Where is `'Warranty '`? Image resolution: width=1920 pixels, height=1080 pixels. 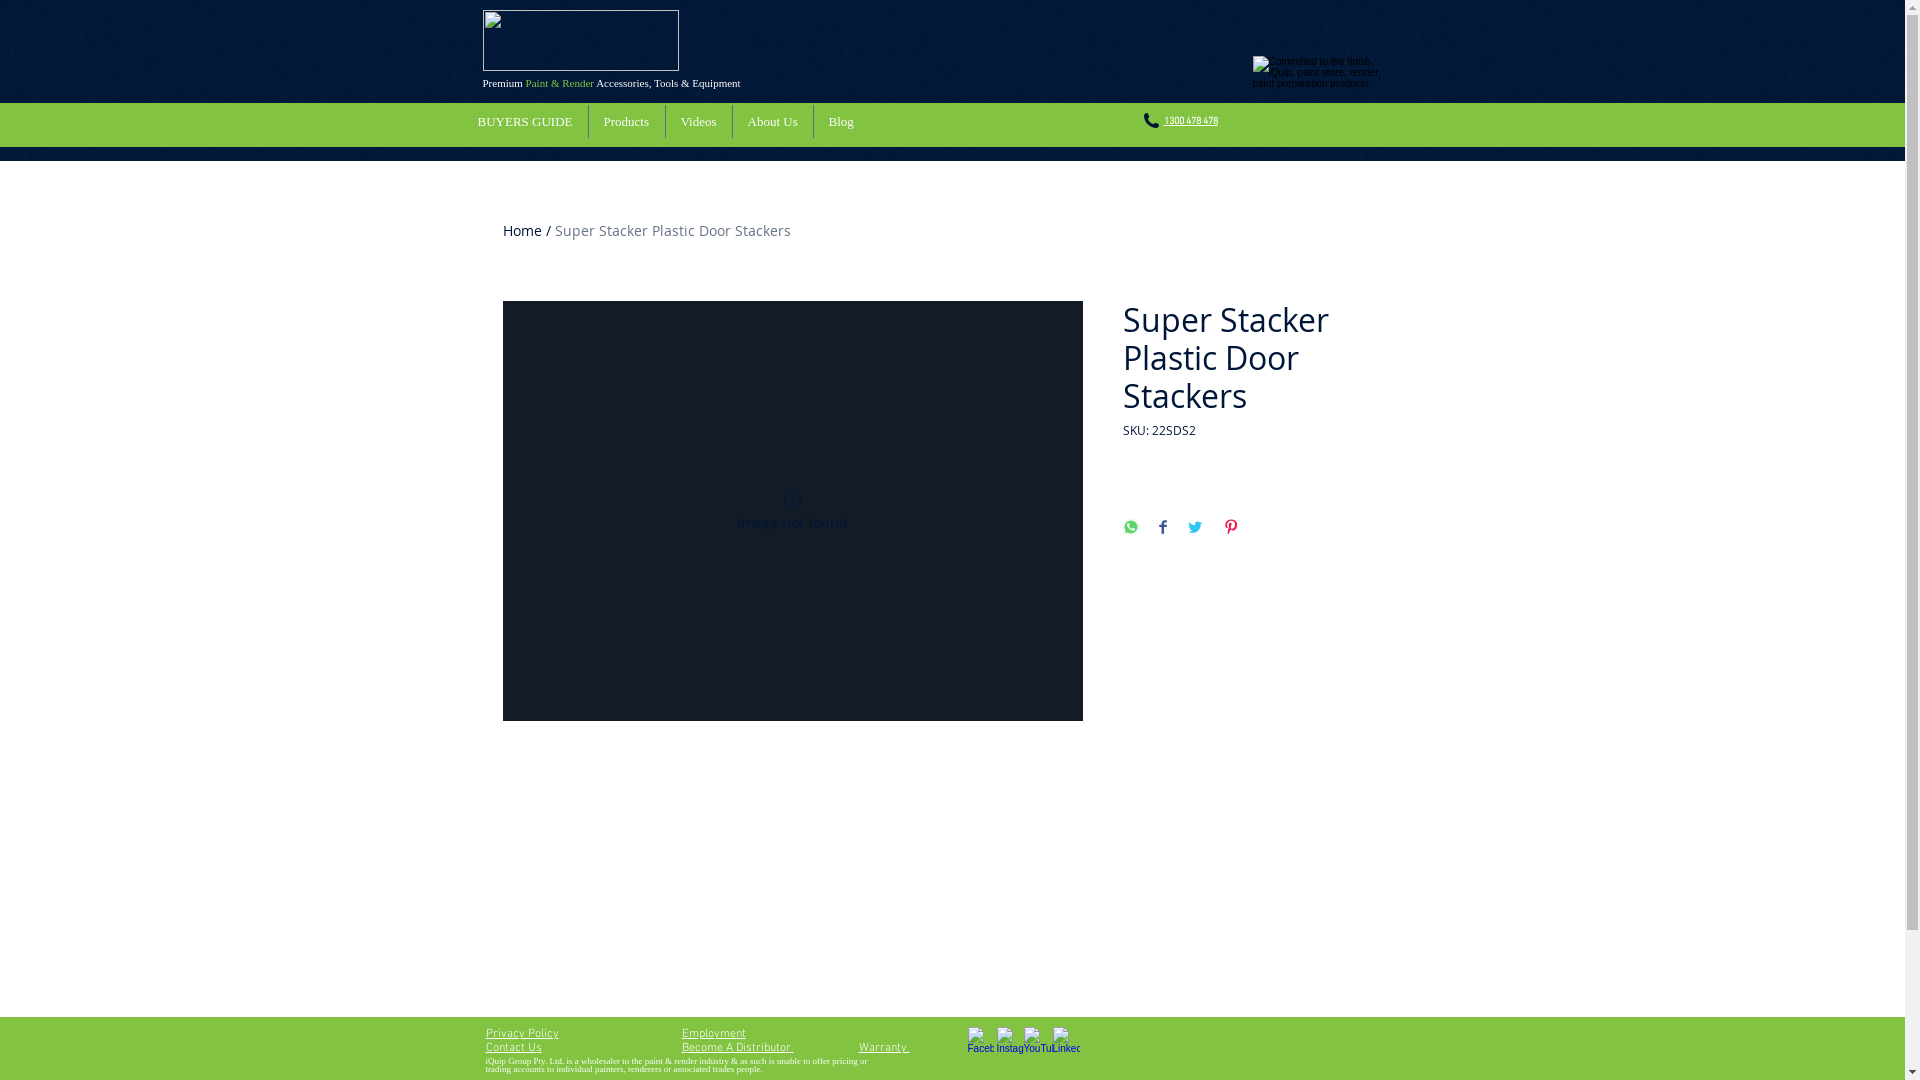 'Warranty ' is located at coordinates (882, 1047).